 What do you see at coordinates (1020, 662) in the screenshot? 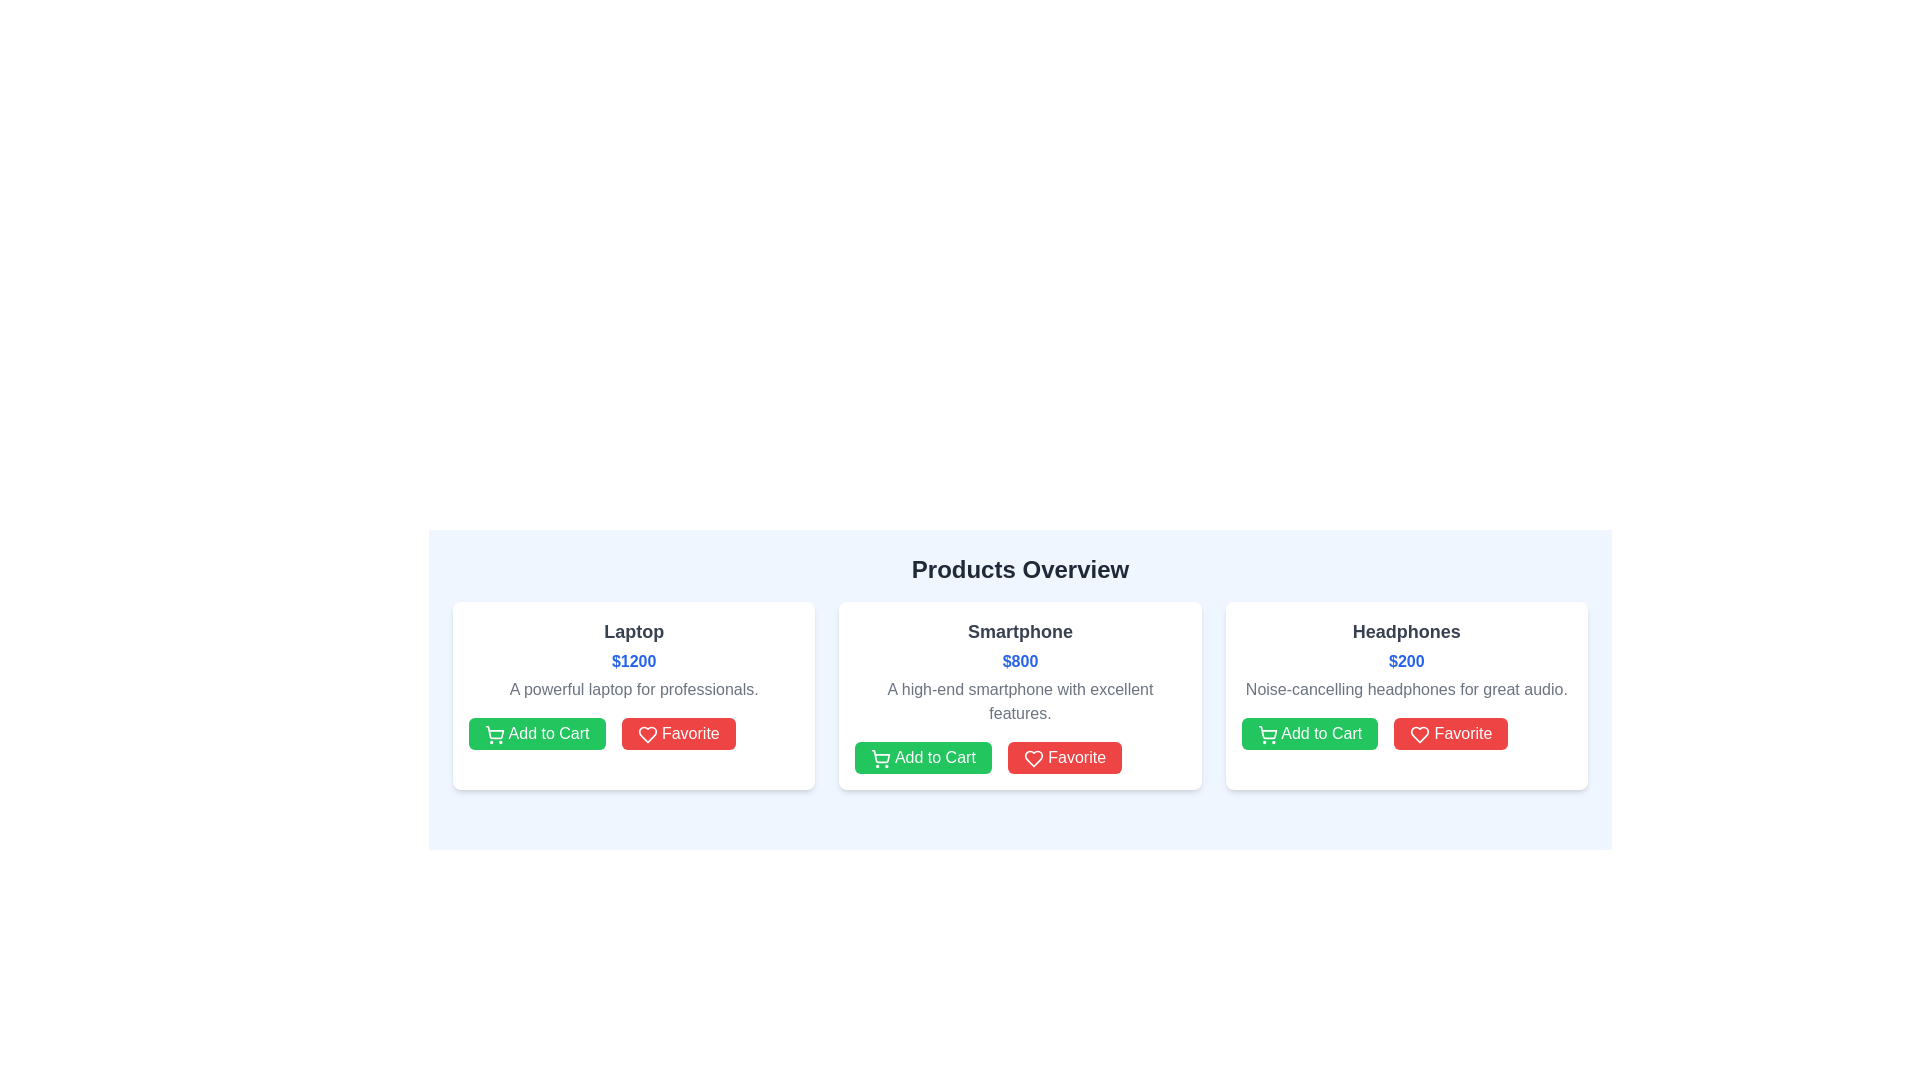
I see `the price display Text Label for the 'Smartphone' product, which is located in the middle card below the title 'Smartphone'` at bounding box center [1020, 662].